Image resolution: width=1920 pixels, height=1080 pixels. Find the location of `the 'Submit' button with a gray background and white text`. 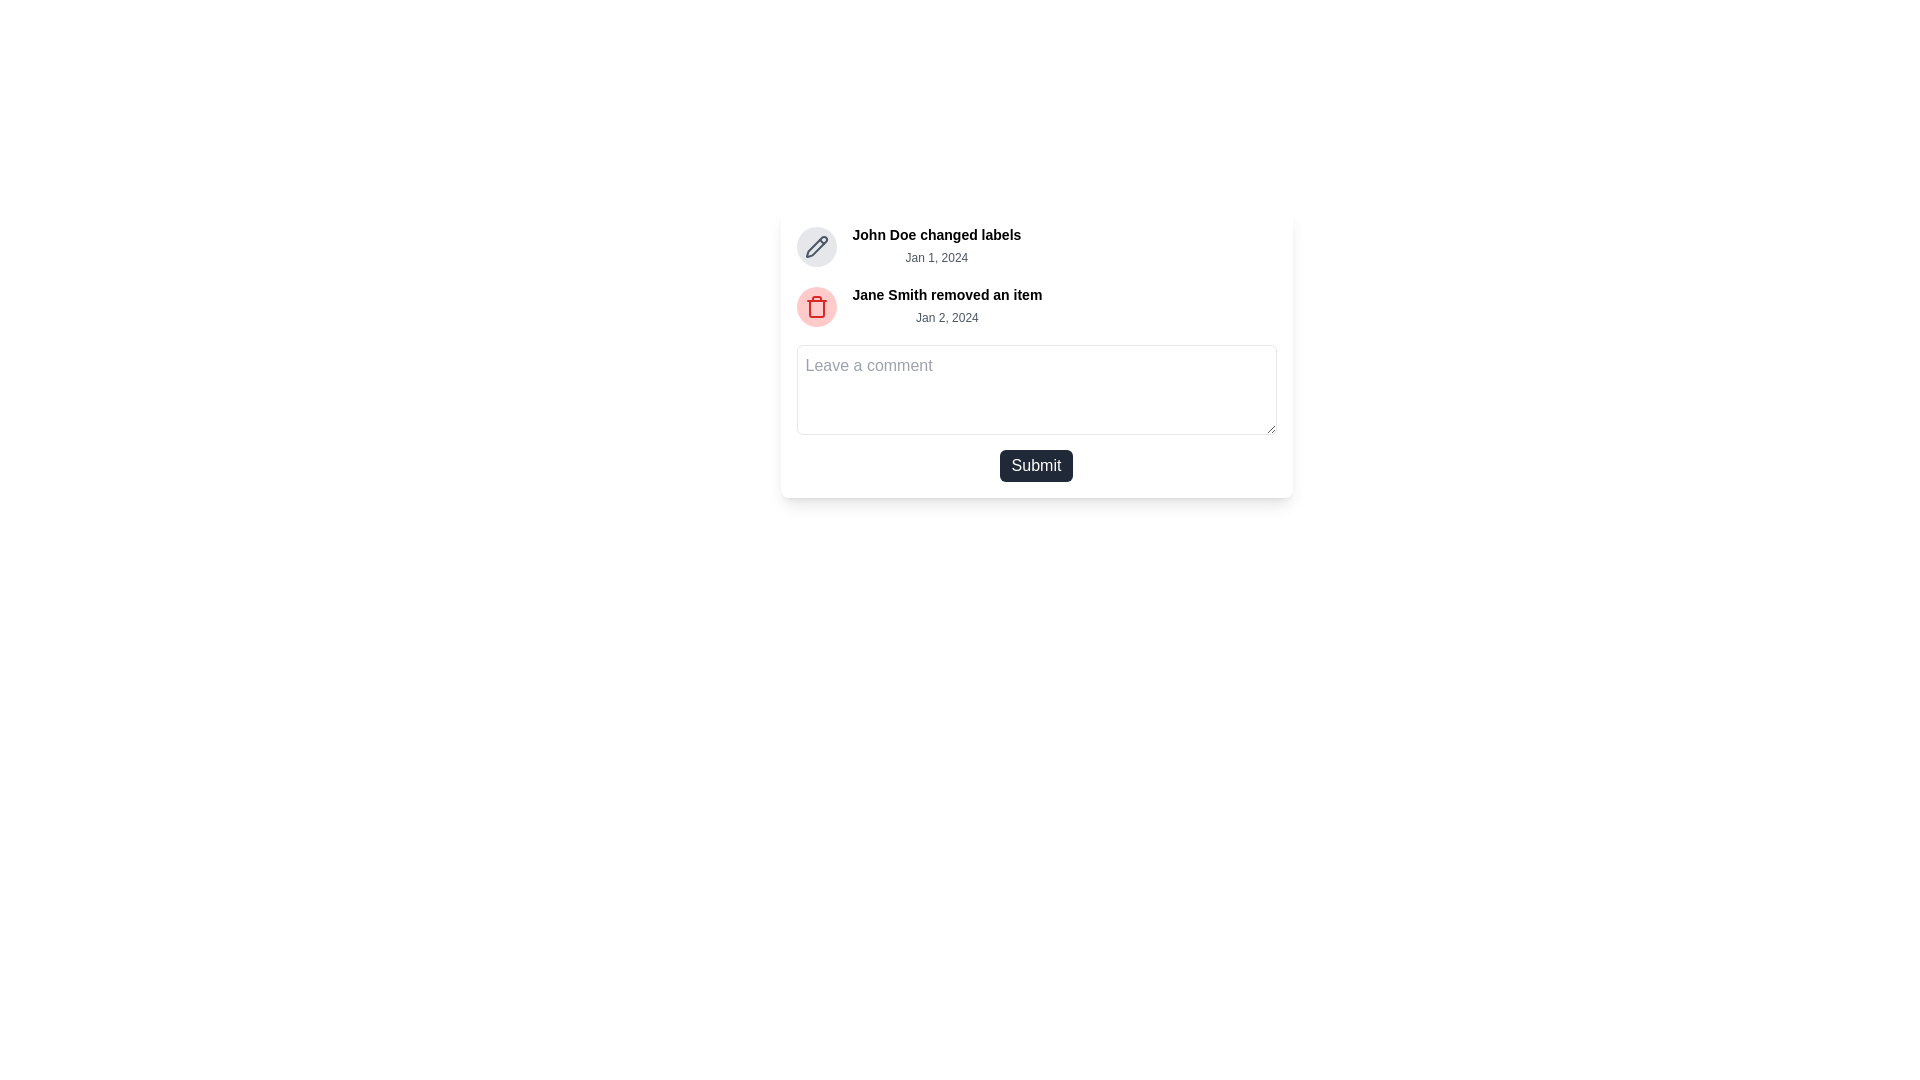

the 'Submit' button with a gray background and white text is located at coordinates (1036, 466).